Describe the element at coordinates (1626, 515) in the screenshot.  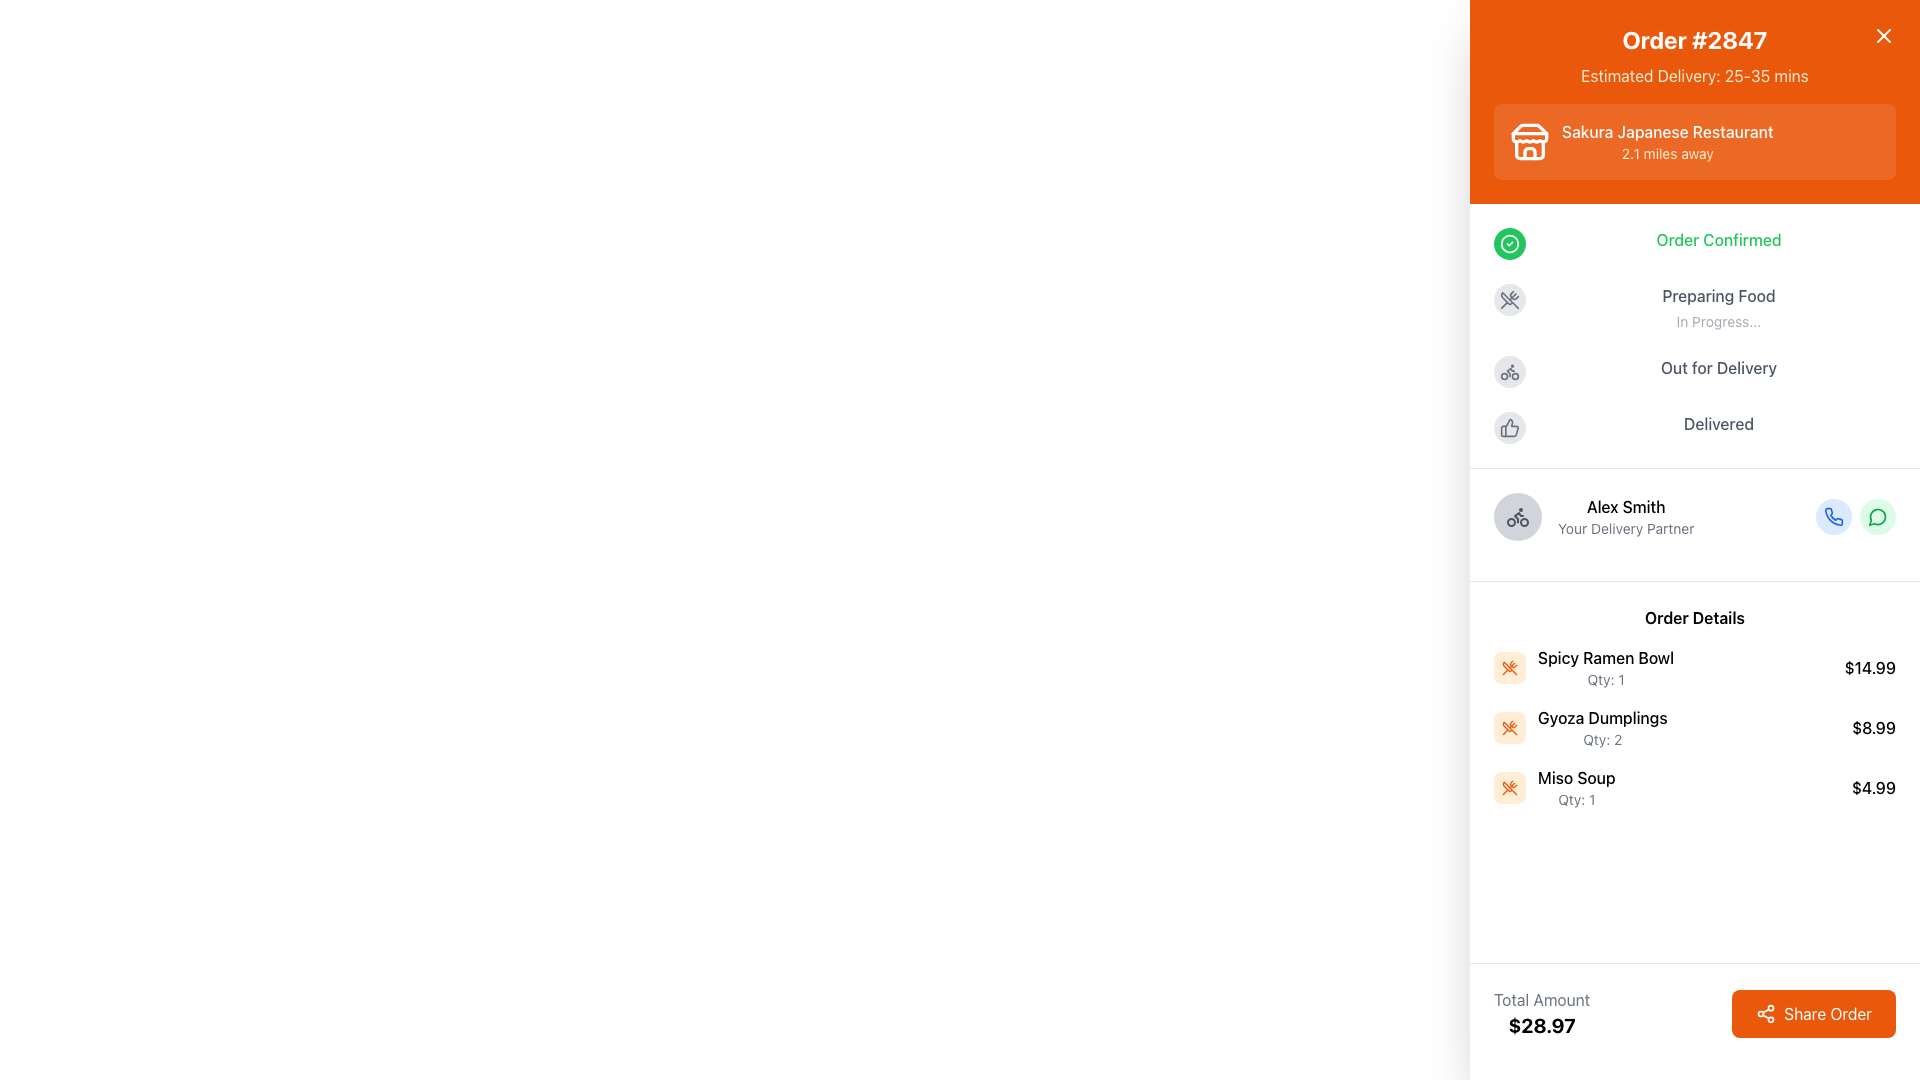
I see `the informational text block providing details about the delivery partner, located in the right-side panel under the 'Order Confirmed' section beside the delivery bike icon` at that location.